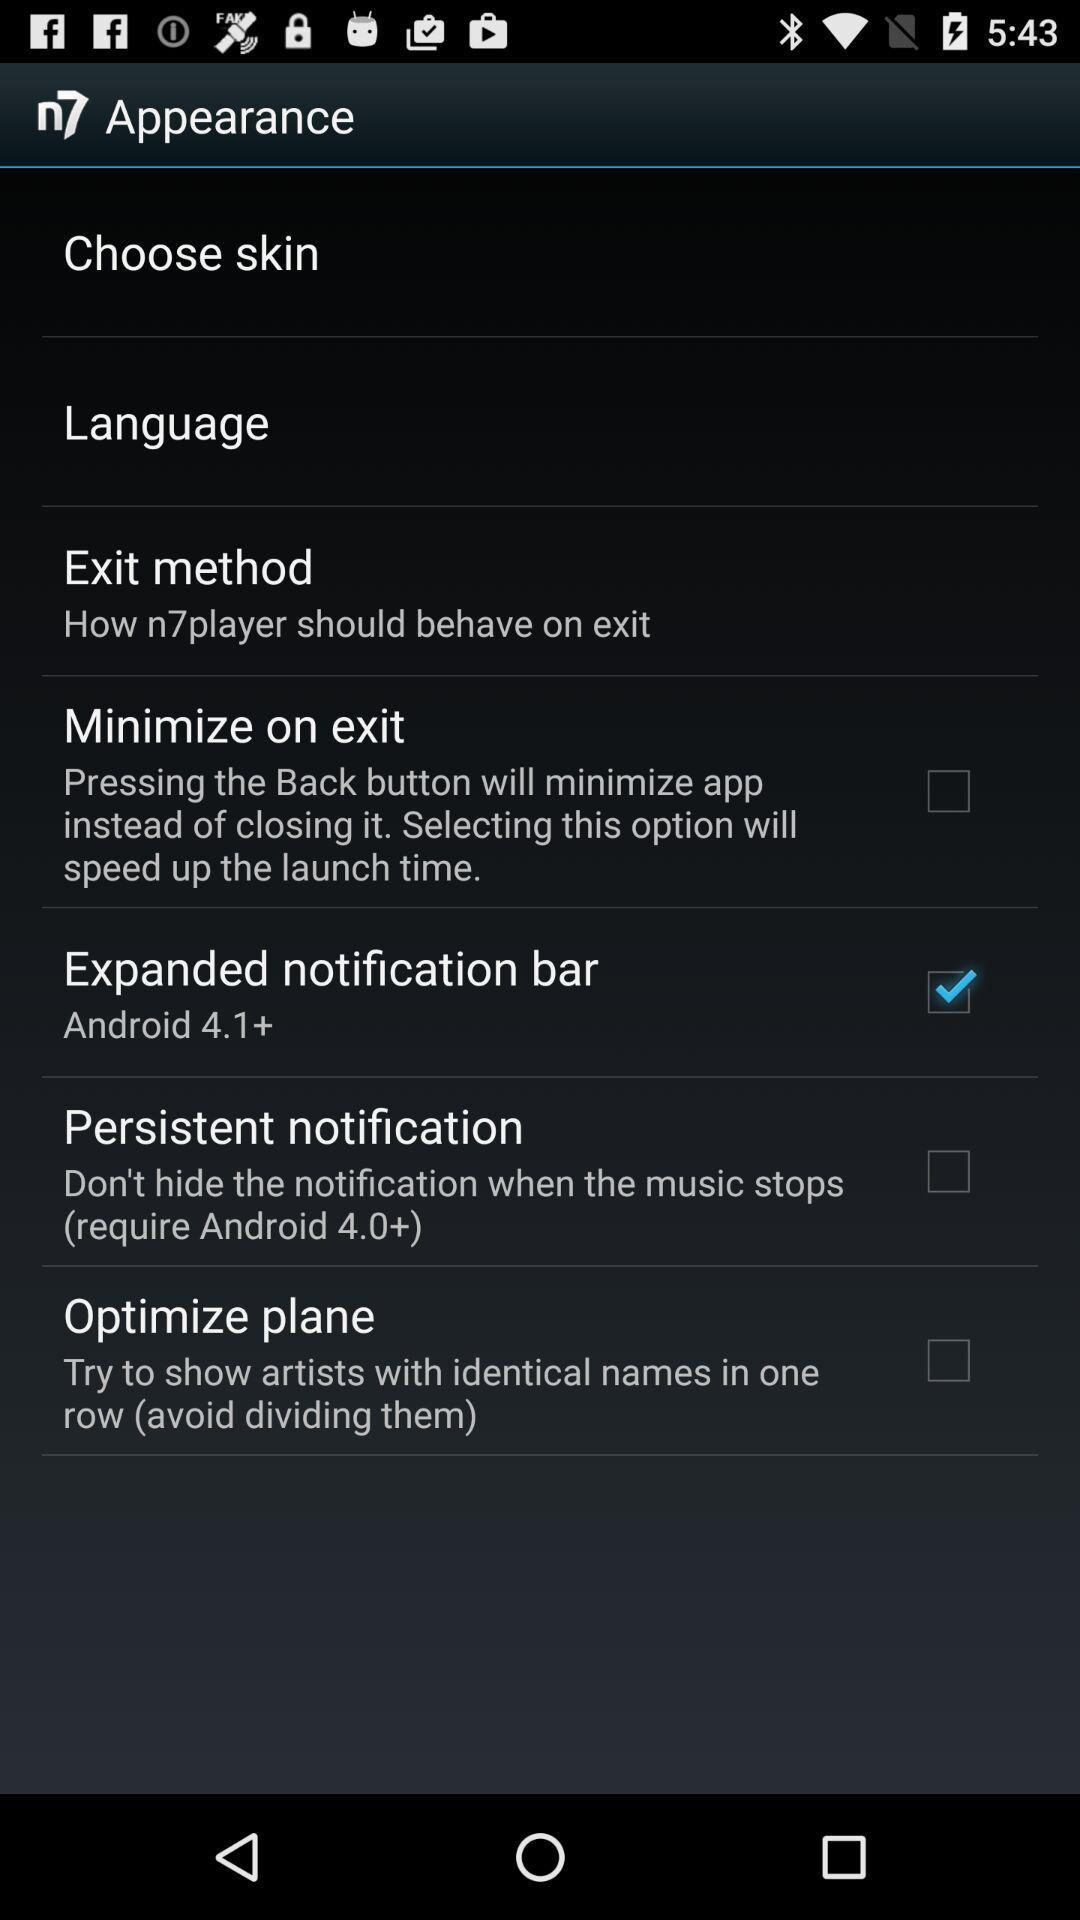 The height and width of the screenshot is (1920, 1080). What do you see at coordinates (463, 1391) in the screenshot?
I see `app below the optimize plane icon` at bounding box center [463, 1391].